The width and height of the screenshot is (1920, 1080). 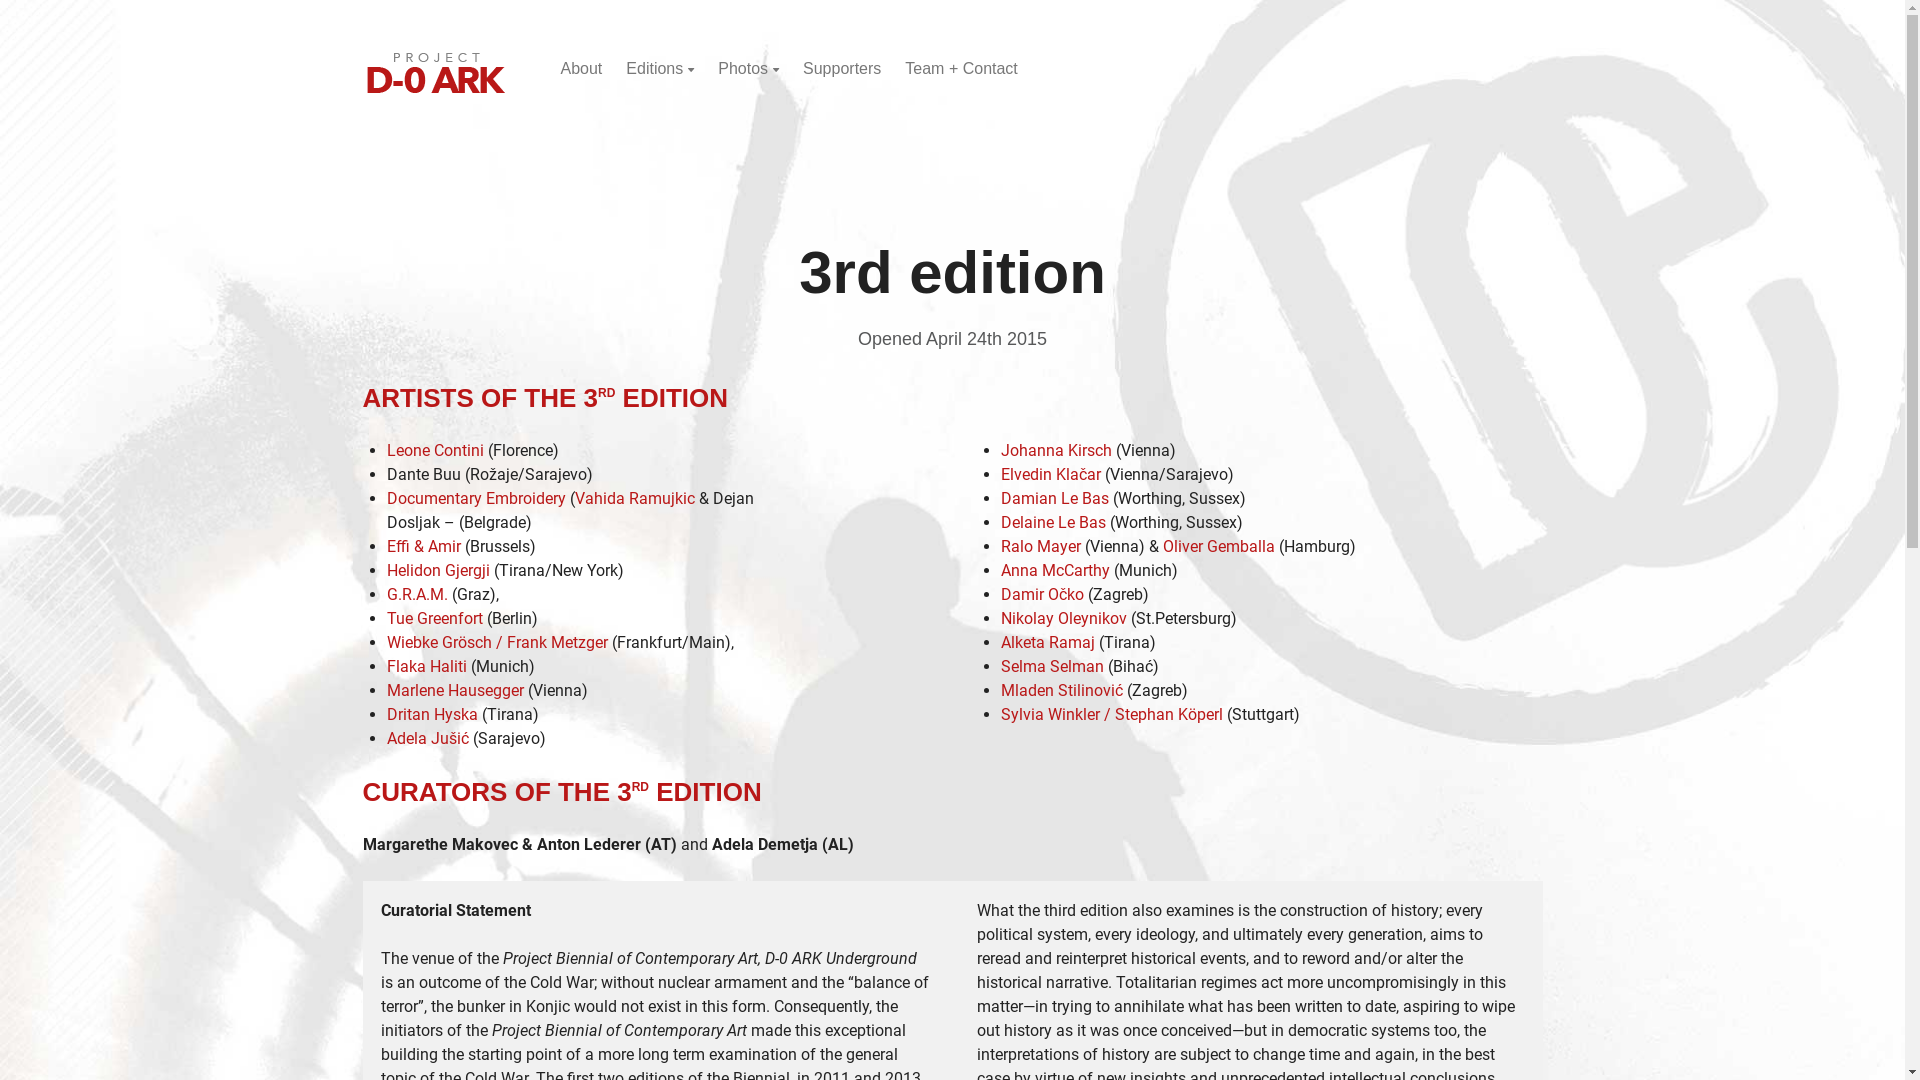 What do you see at coordinates (1040, 546) in the screenshot?
I see `'Ralo Mayer'` at bounding box center [1040, 546].